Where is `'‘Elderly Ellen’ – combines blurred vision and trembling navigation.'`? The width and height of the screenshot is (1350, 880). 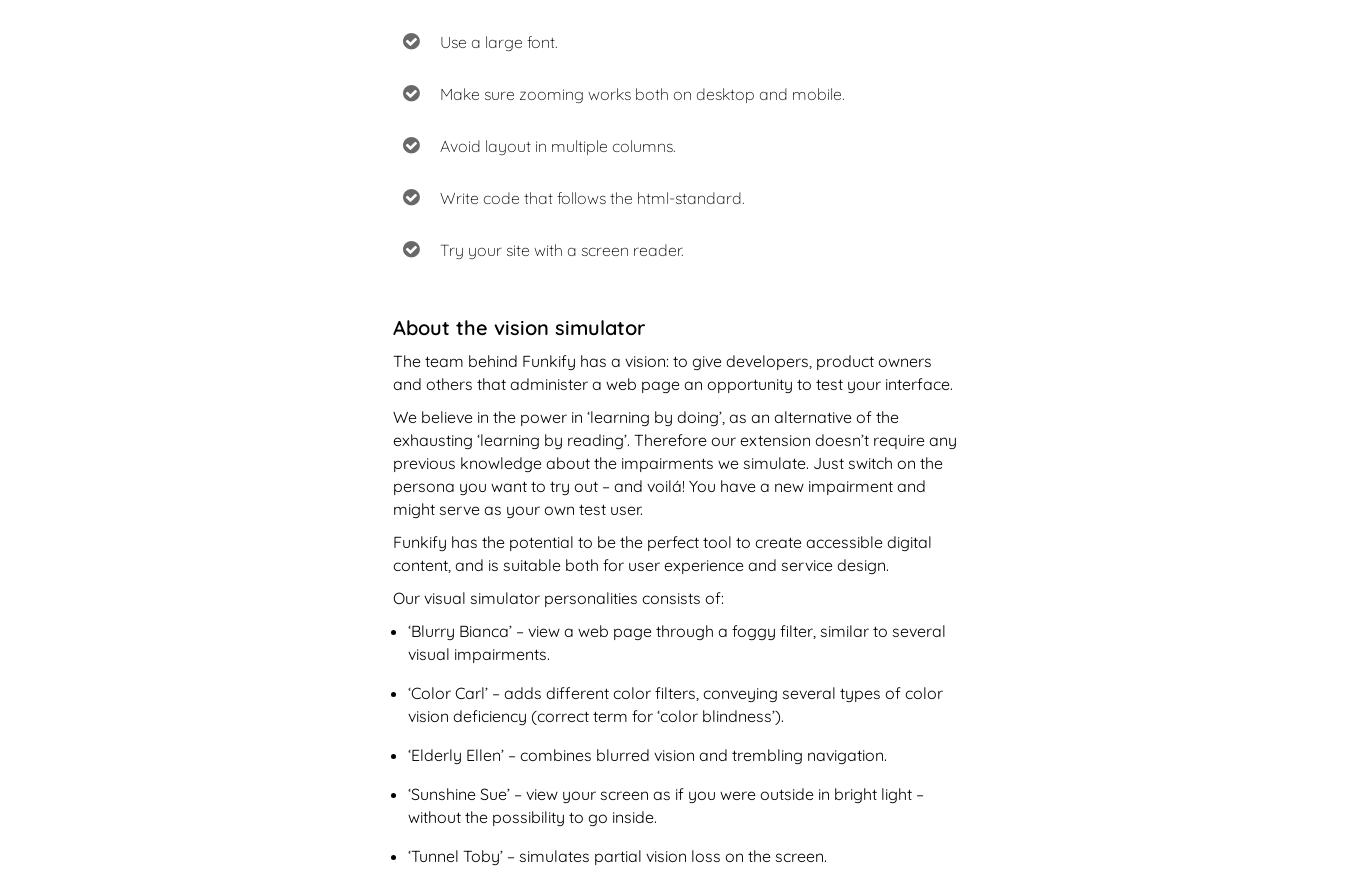
'‘Elderly Ellen’ – combines blurred vision and trembling navigation.' is located at coordinates (407, 752).